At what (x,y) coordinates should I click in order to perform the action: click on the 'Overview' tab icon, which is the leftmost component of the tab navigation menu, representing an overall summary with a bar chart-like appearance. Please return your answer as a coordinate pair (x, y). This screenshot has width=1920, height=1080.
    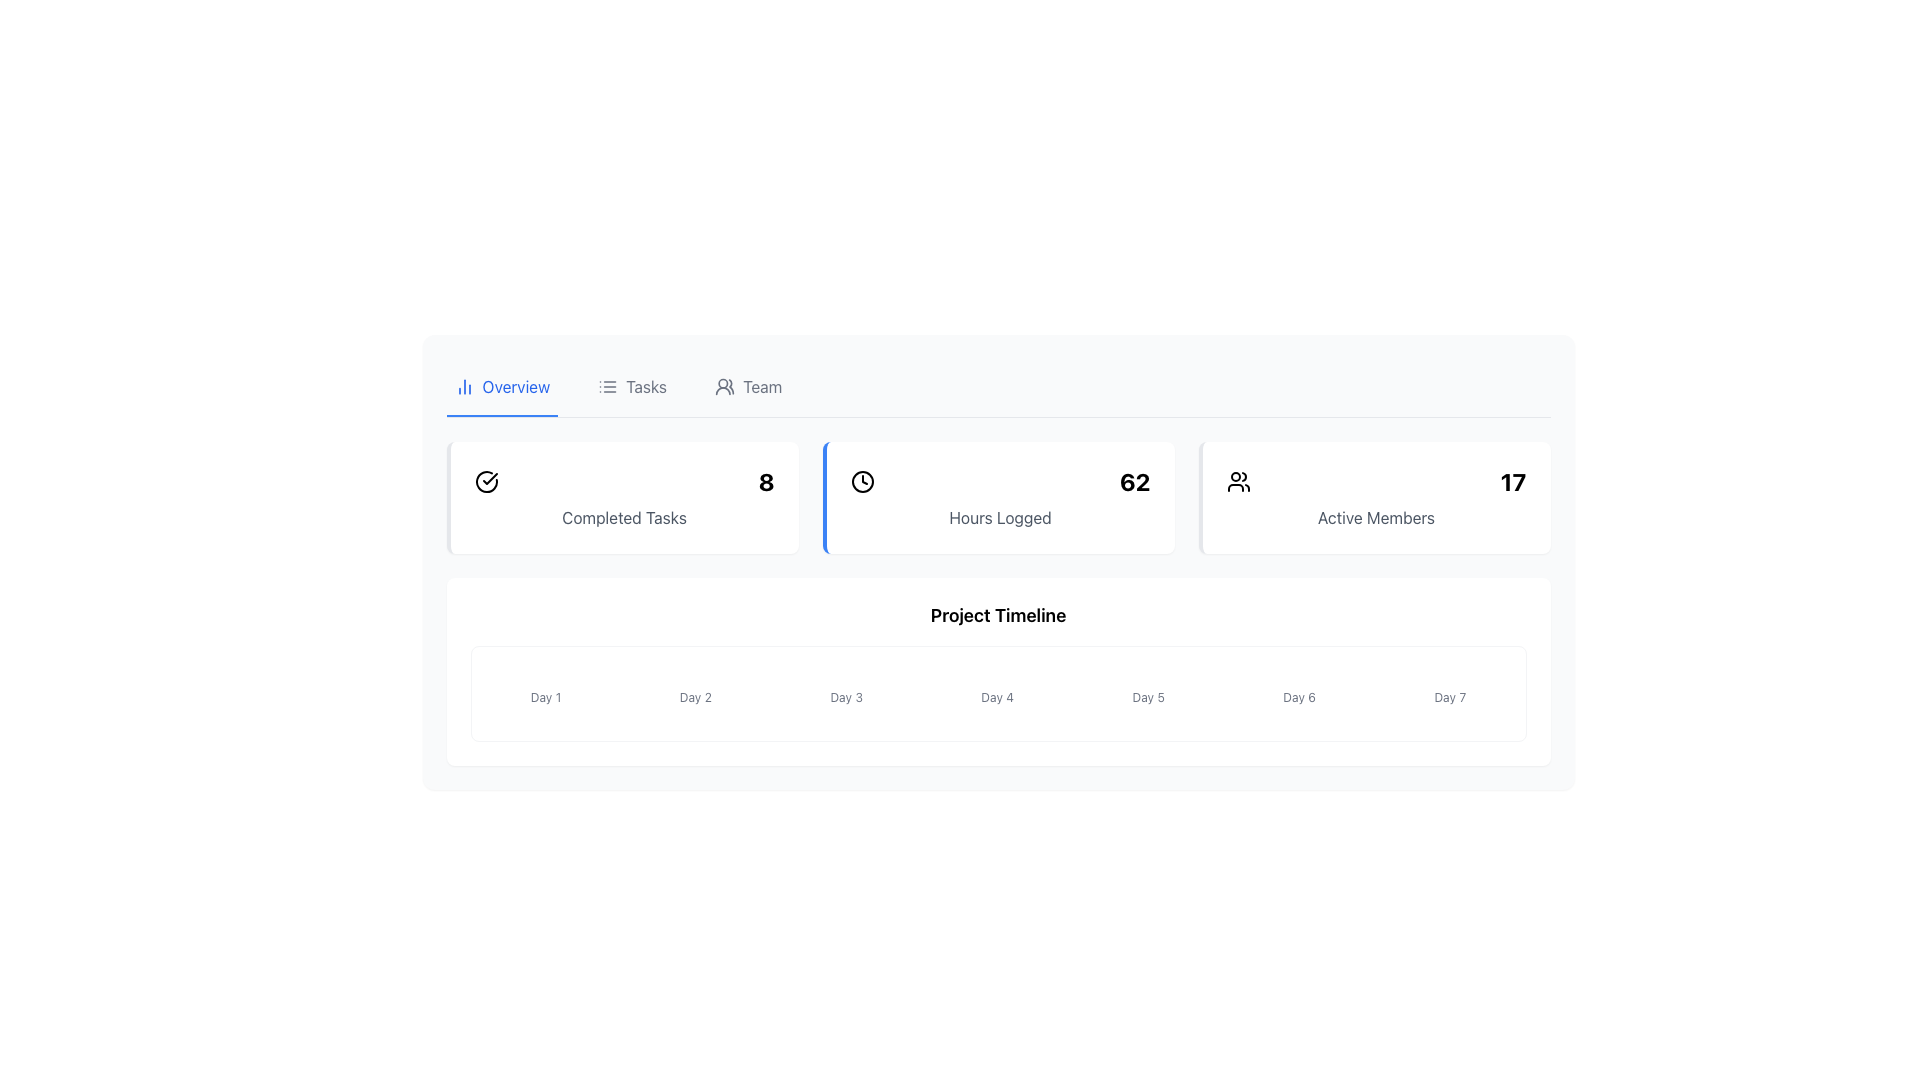
    Looking at the image, I should click on (463, 386).